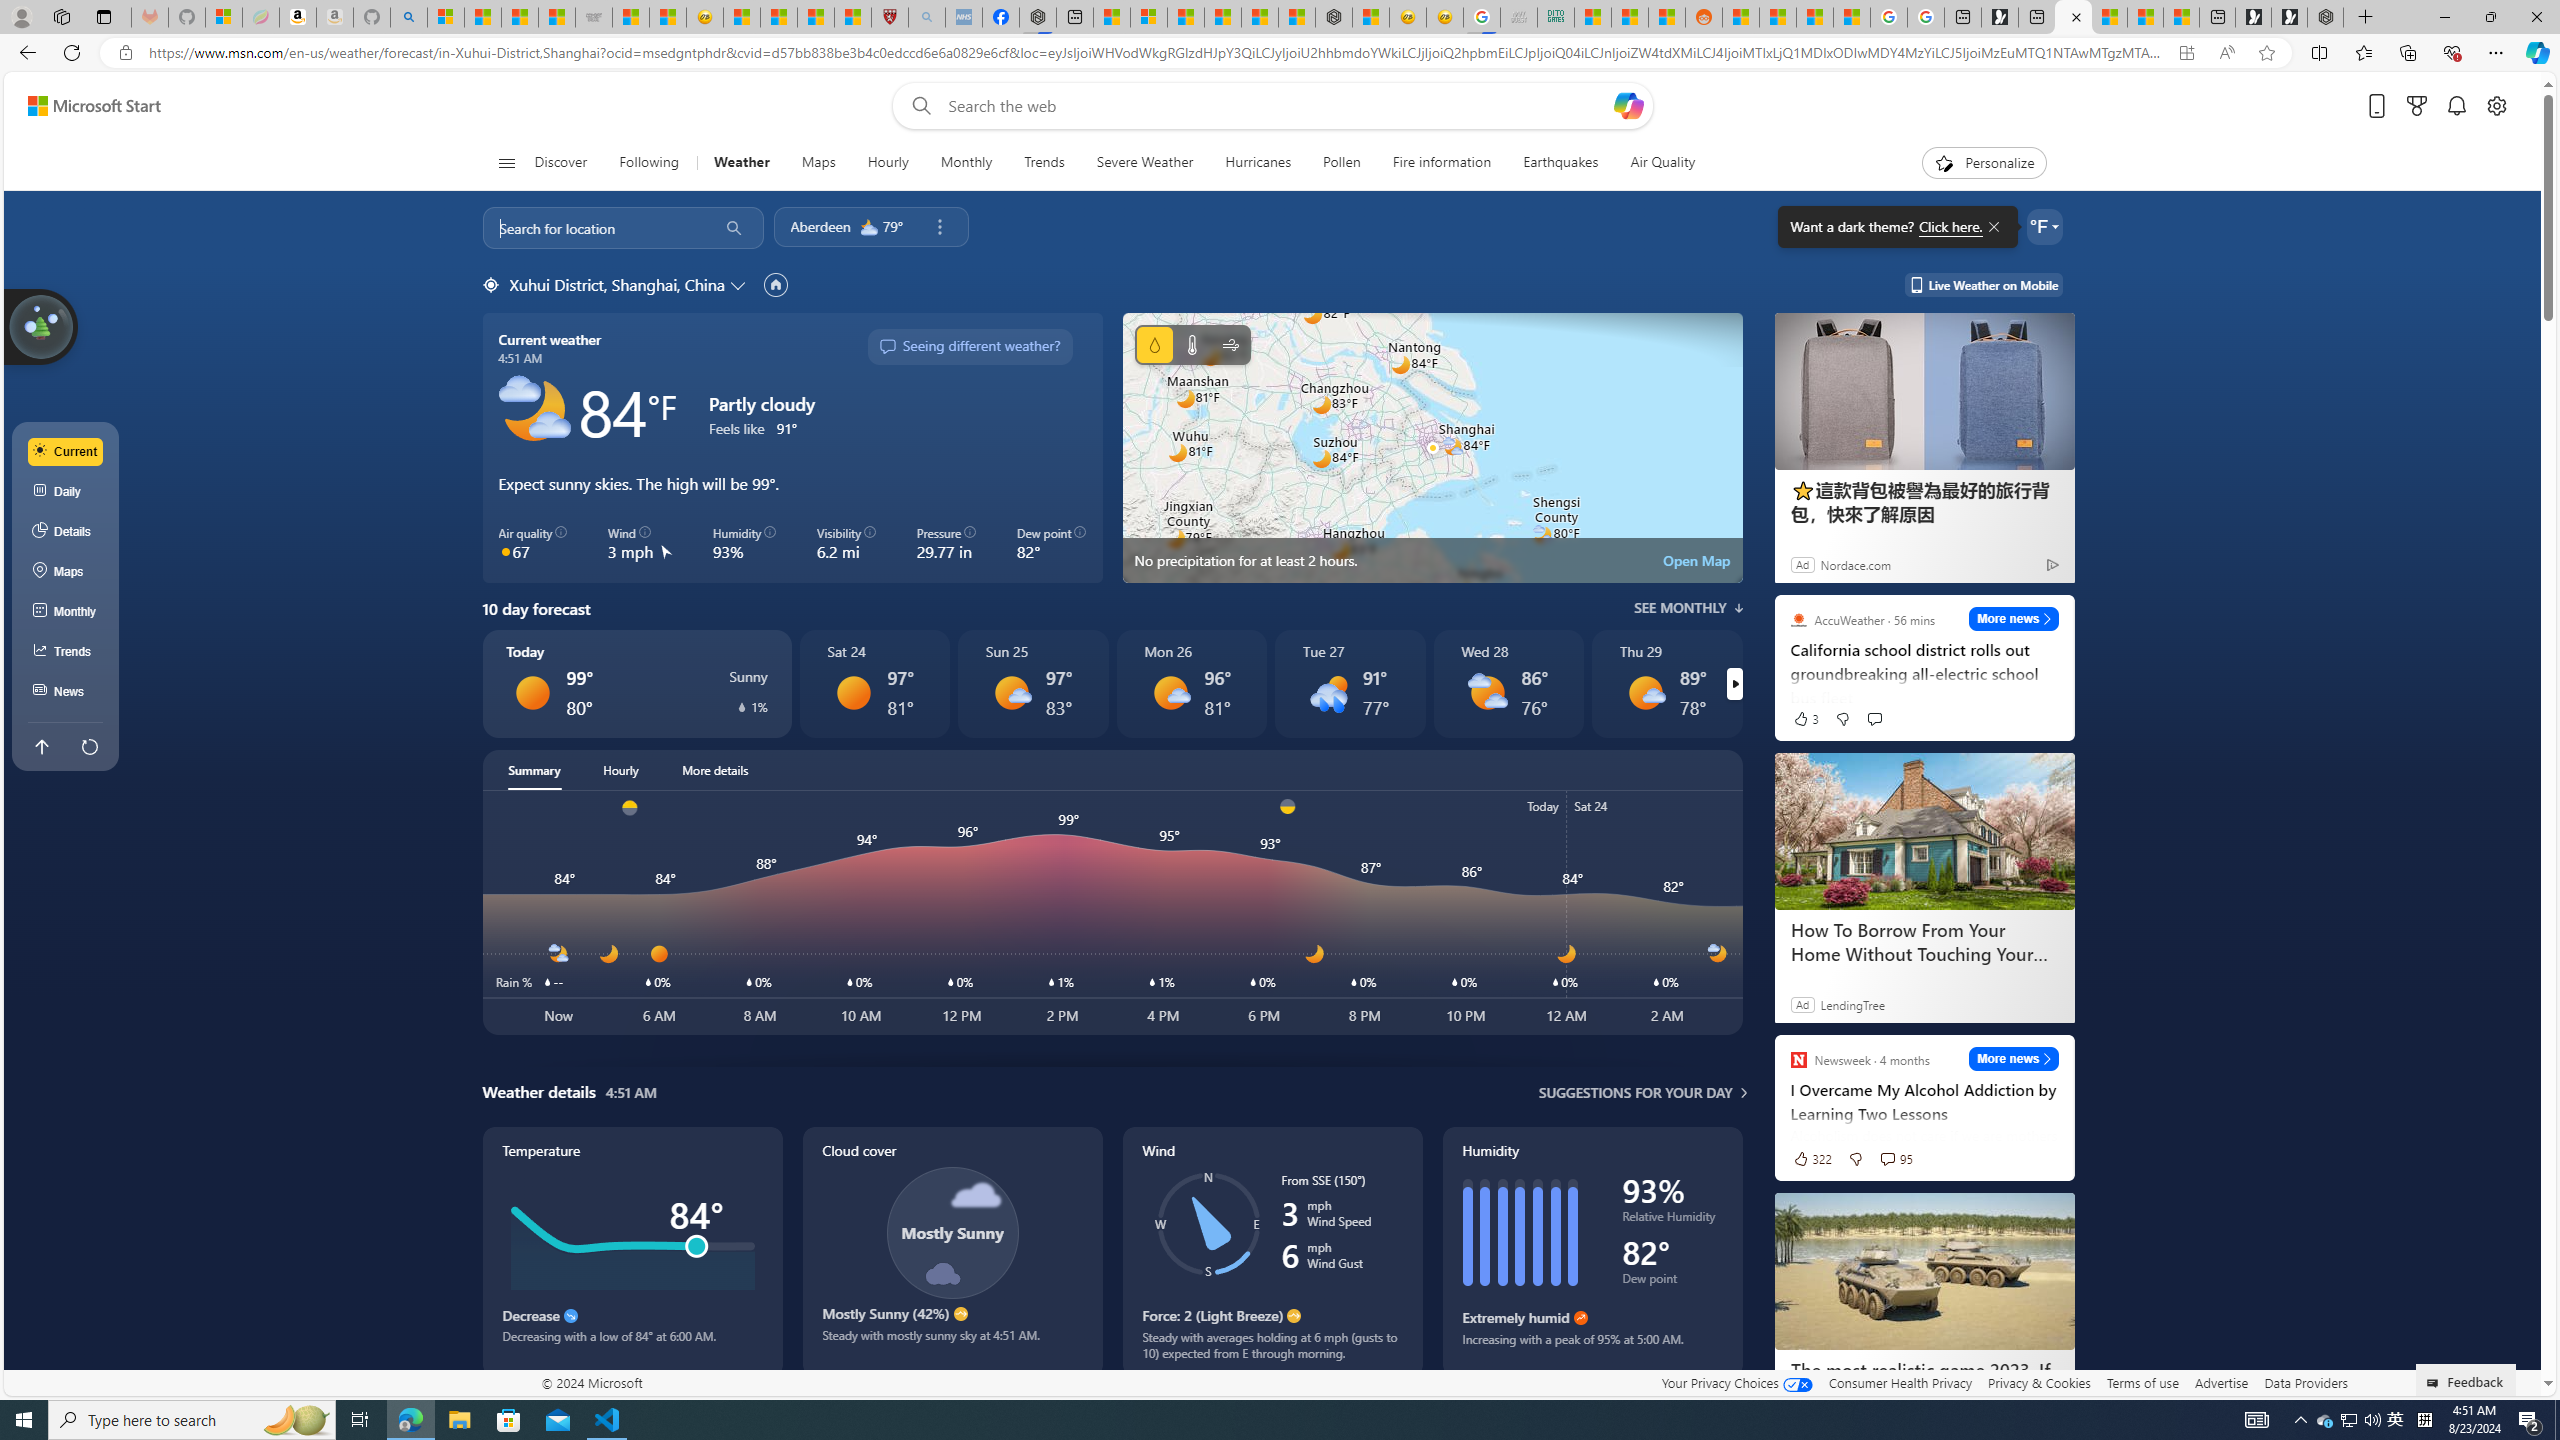 This screenshot has width=2560, height=1440. What do you see at coordinates (1591, 1252) in the screenshot?
I see `'Humidity'` at bounding box center [1591, 1252].